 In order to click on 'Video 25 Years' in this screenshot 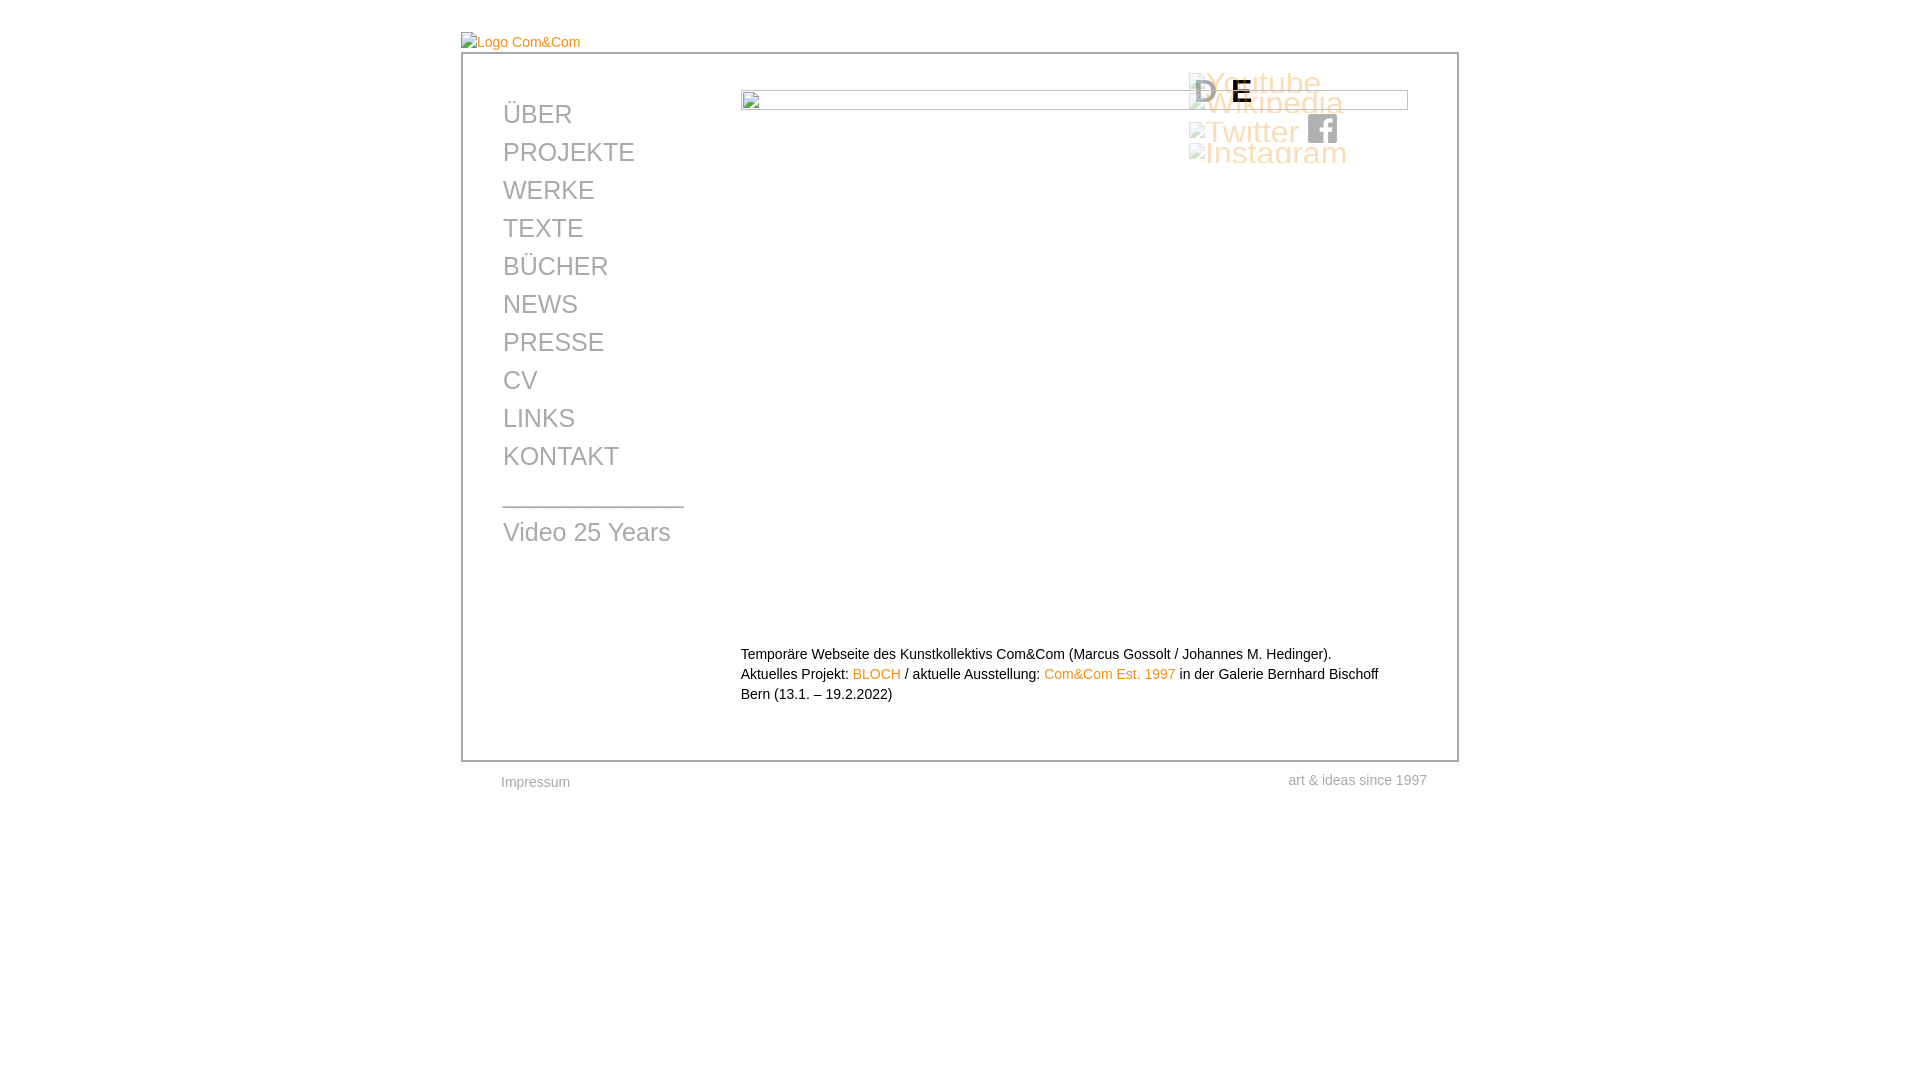, I will do `click(585, 531)`.